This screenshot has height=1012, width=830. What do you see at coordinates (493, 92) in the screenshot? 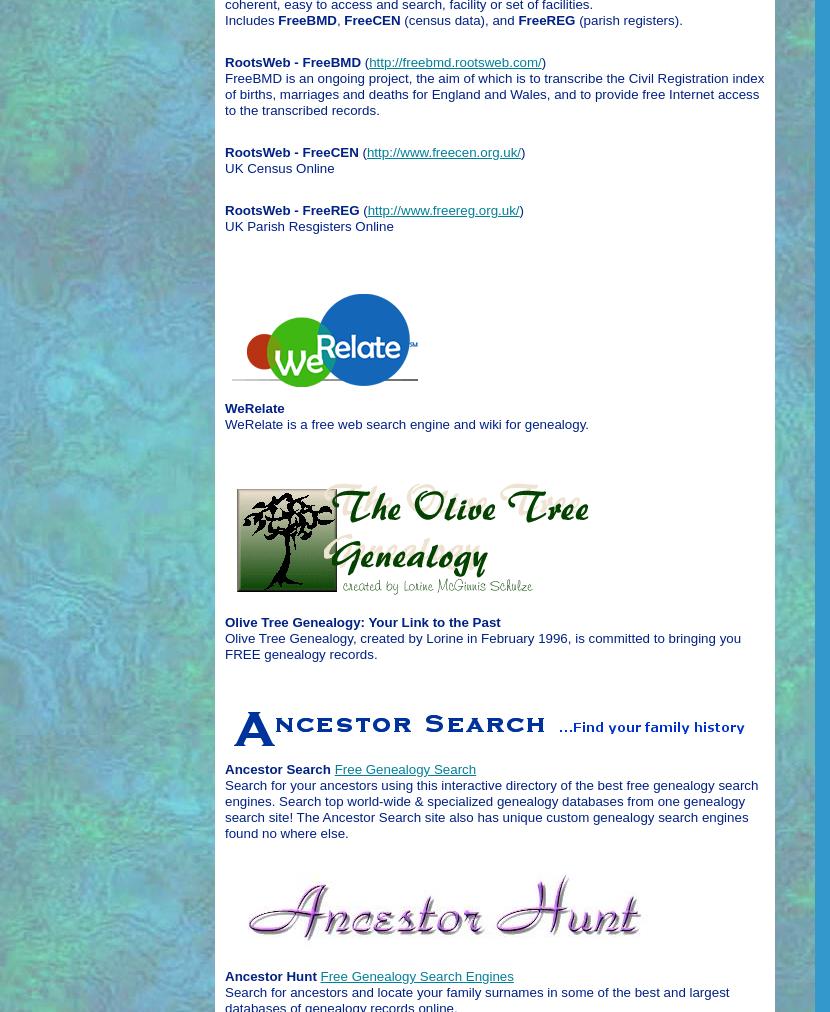
I see `'FreeBMD is an ongoing project, the aim of which is to transcribe the Civil Registration index of births, marriages and deaths for England and Wales, and to provide free Internet access to the transcribed records.'` at bounding box center [493, 92].